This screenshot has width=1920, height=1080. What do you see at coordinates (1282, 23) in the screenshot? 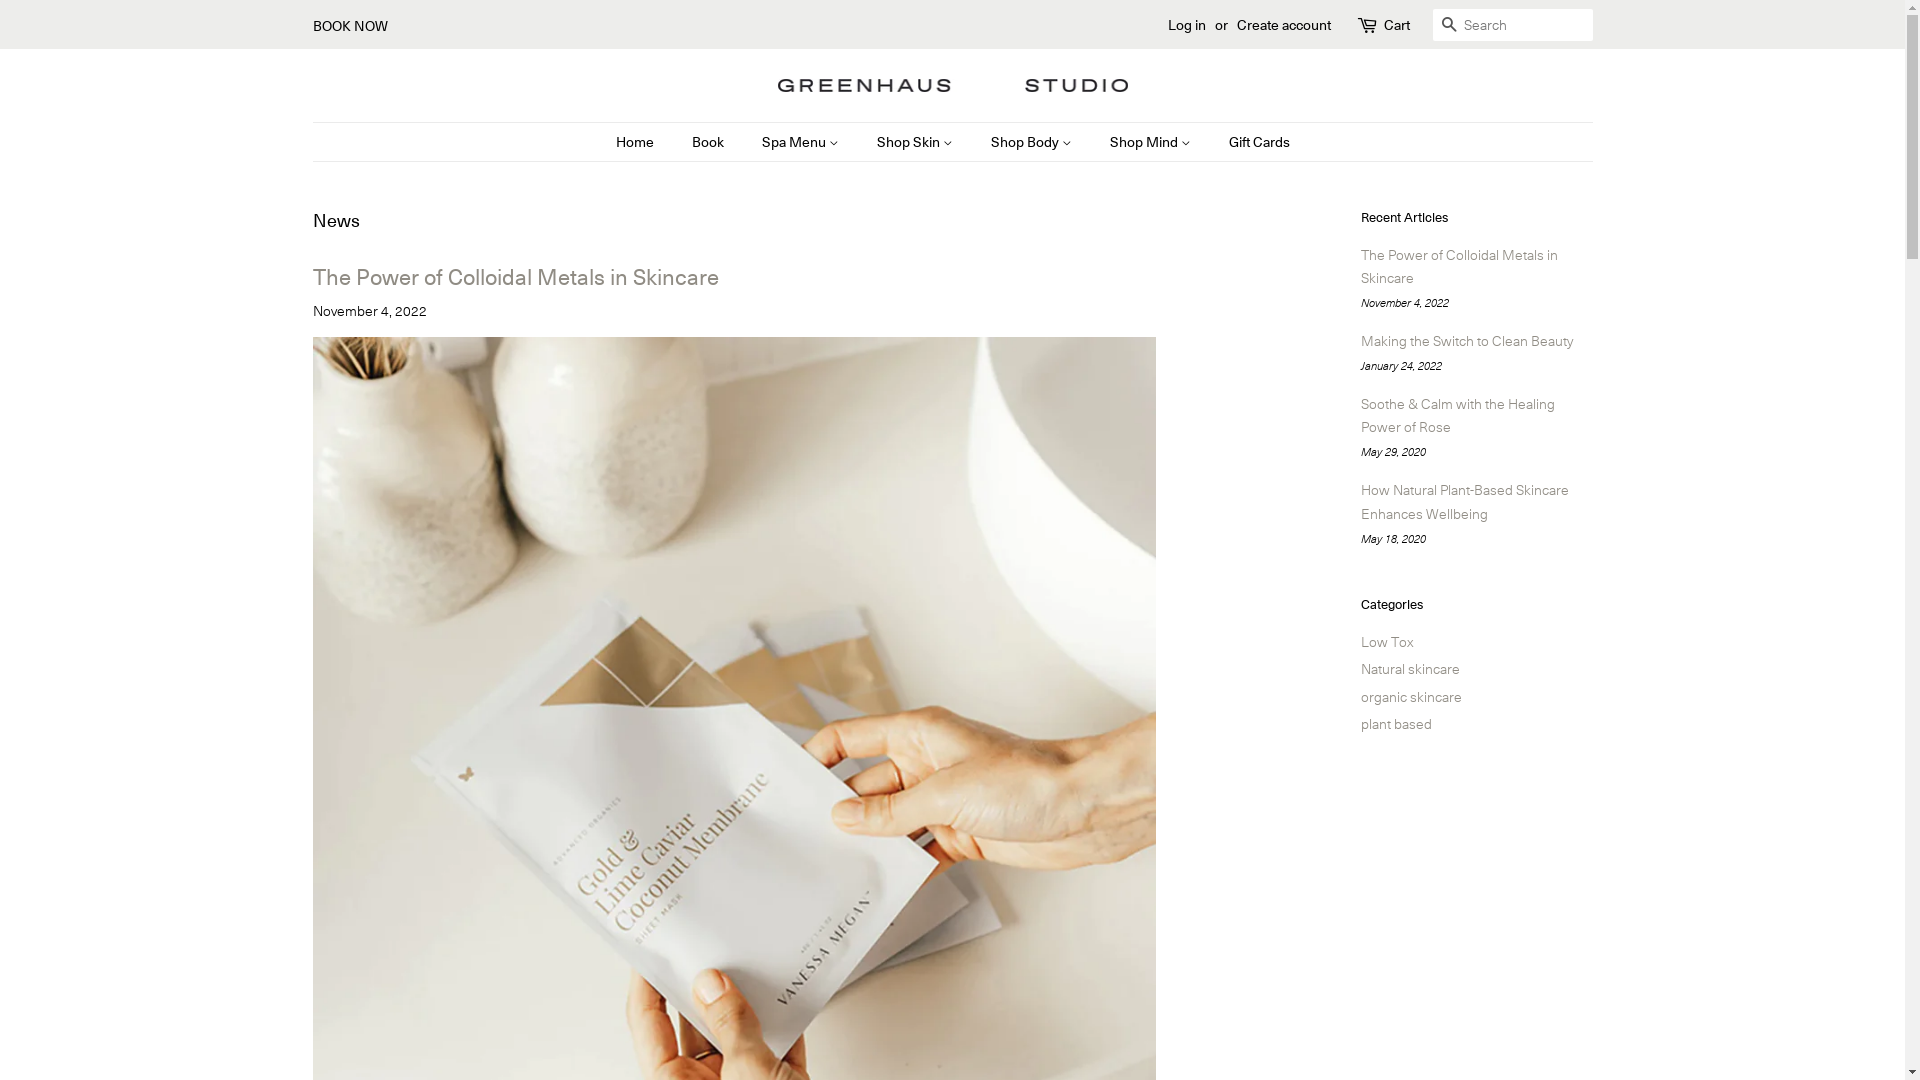
I see `'Create account'` at bounding box center [1282, 23].